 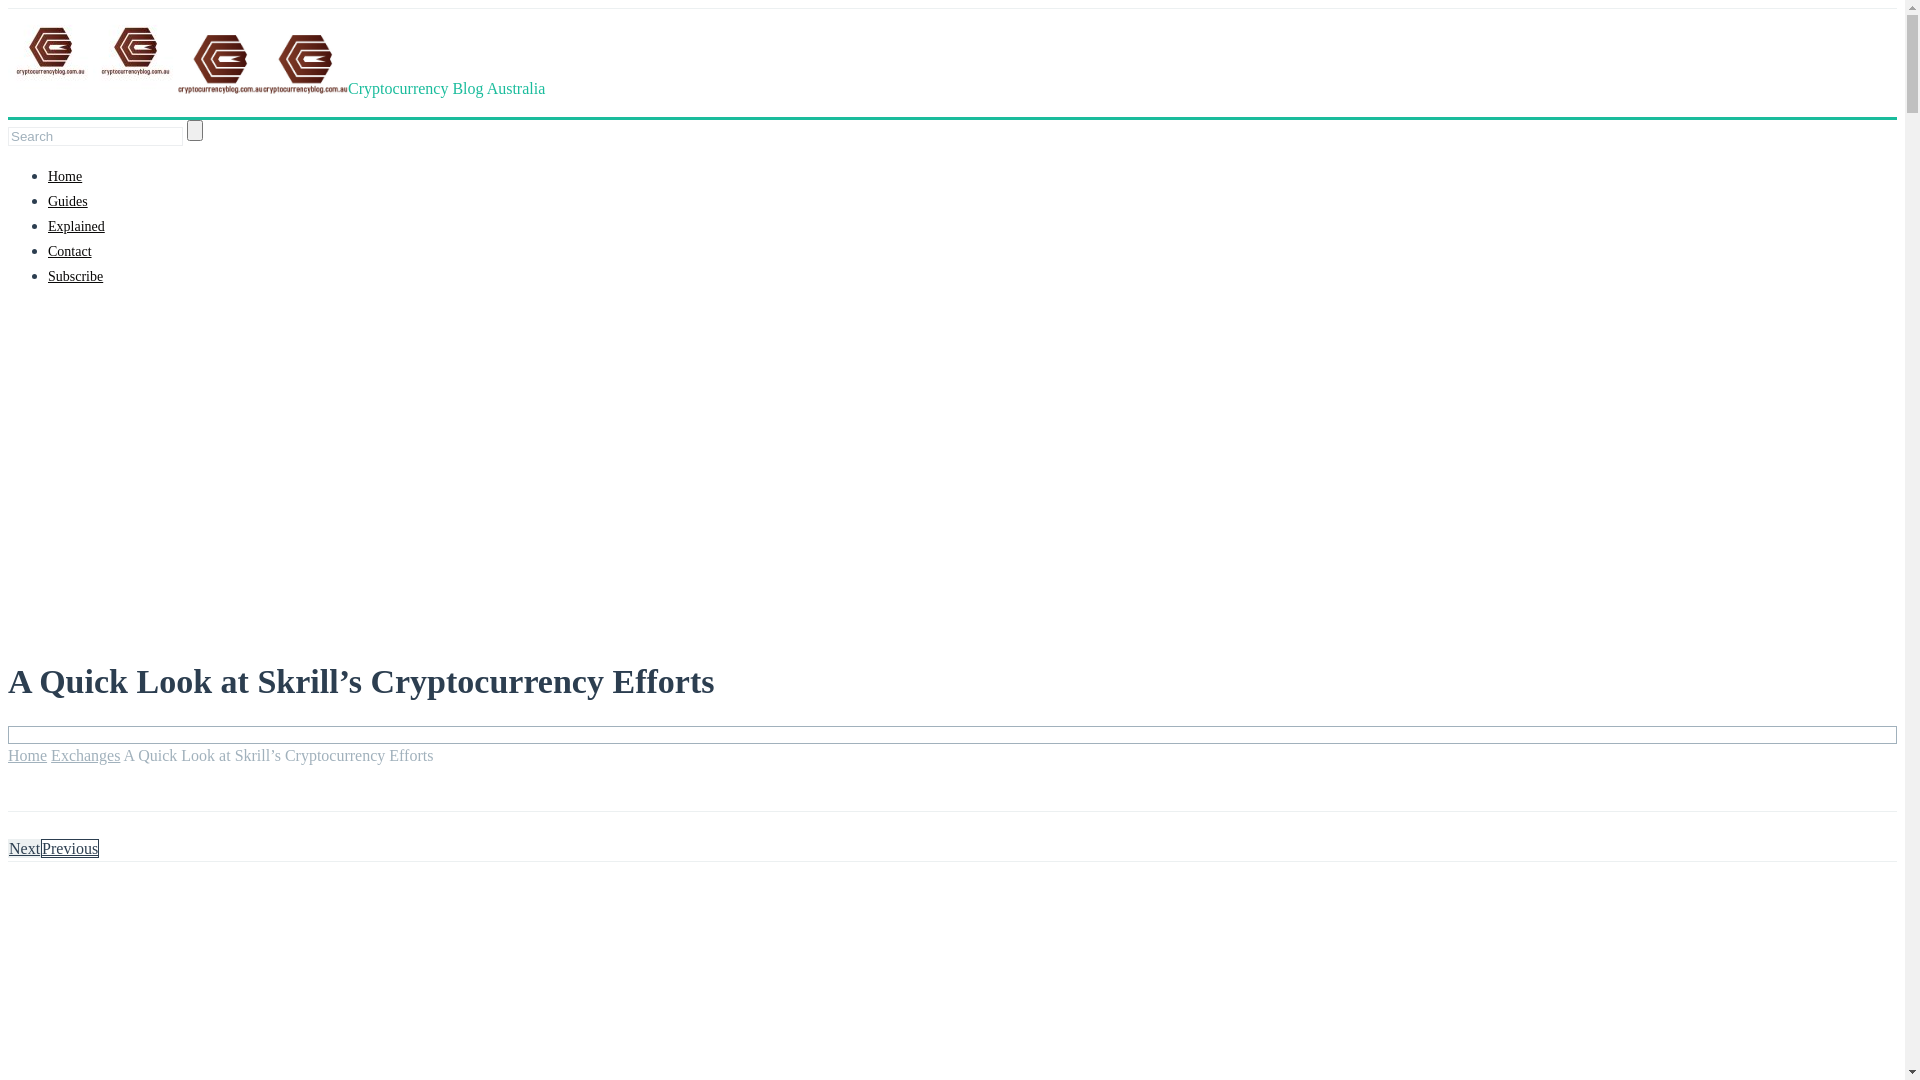 I want to click on 'Previous', so click(x=70, y=848).